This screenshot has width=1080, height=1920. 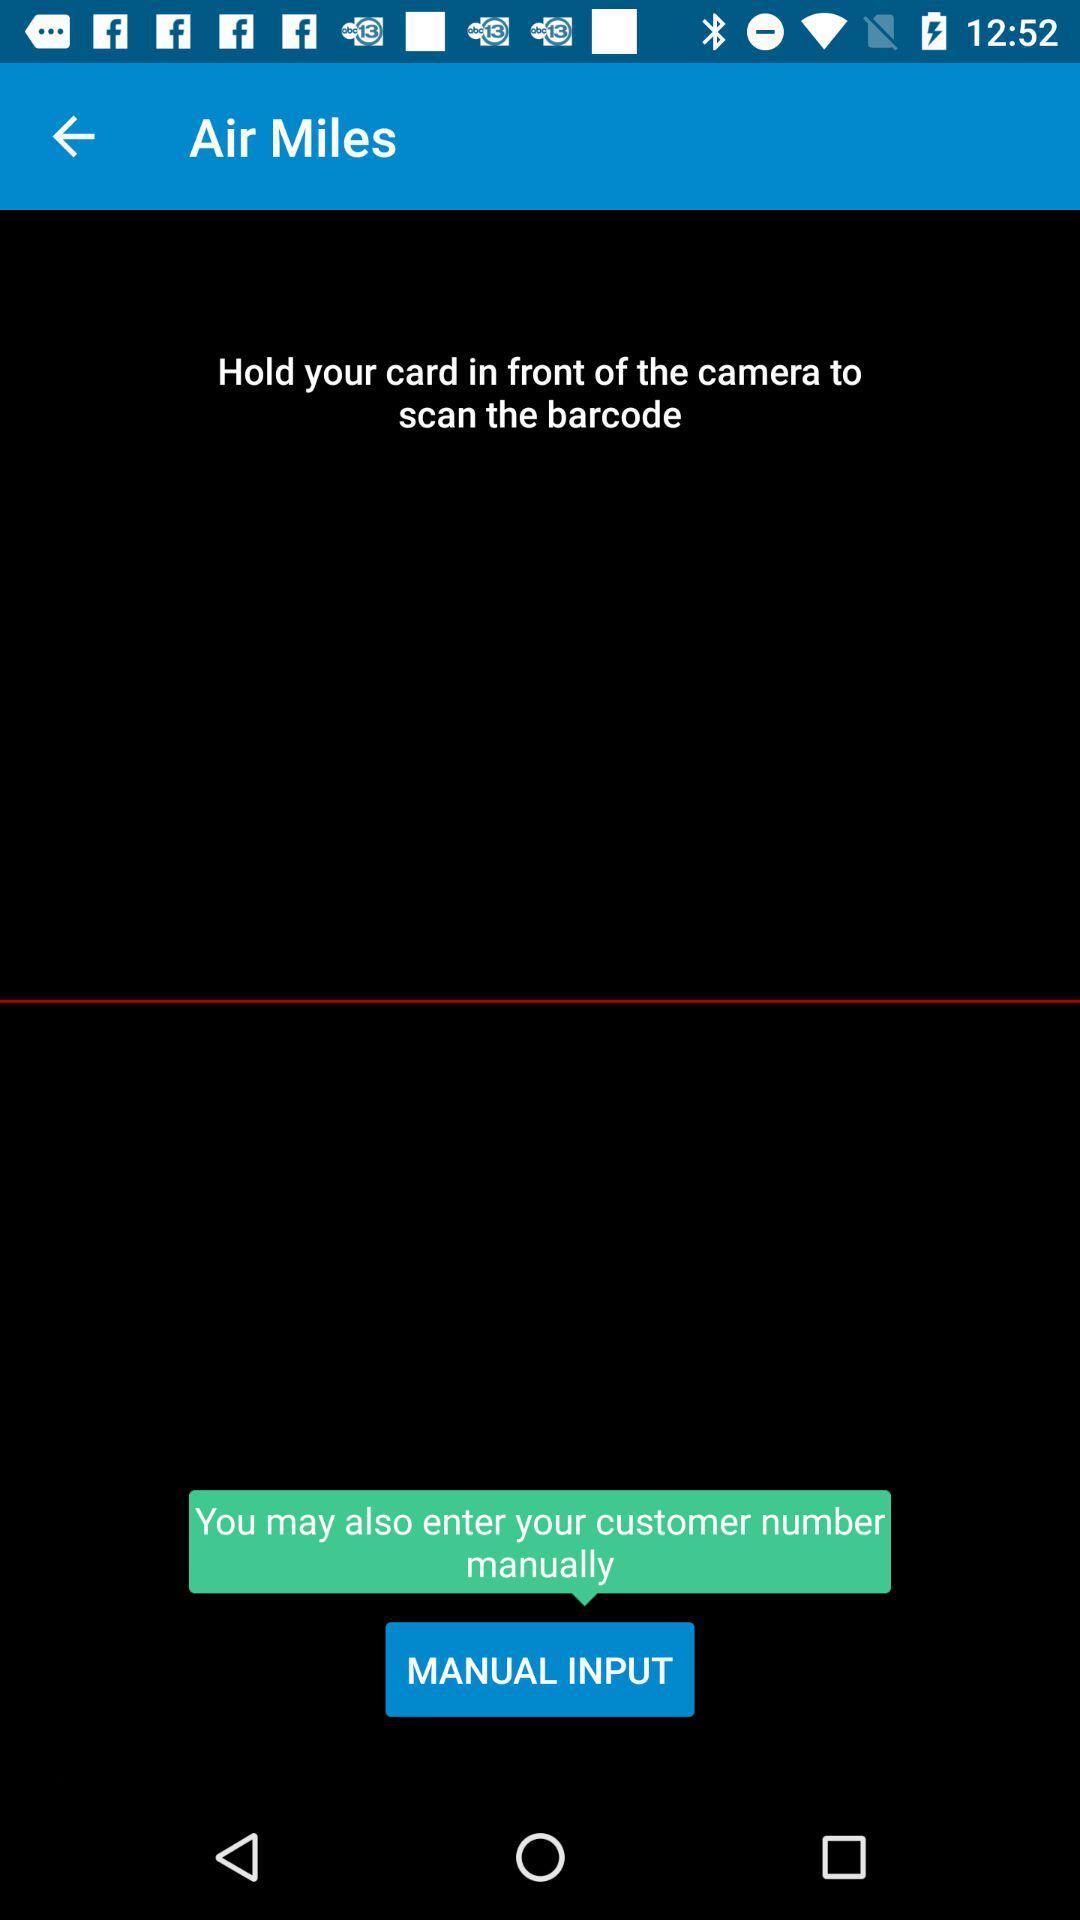 I want to click on the manual input icon, so click(x=540, y=1669).